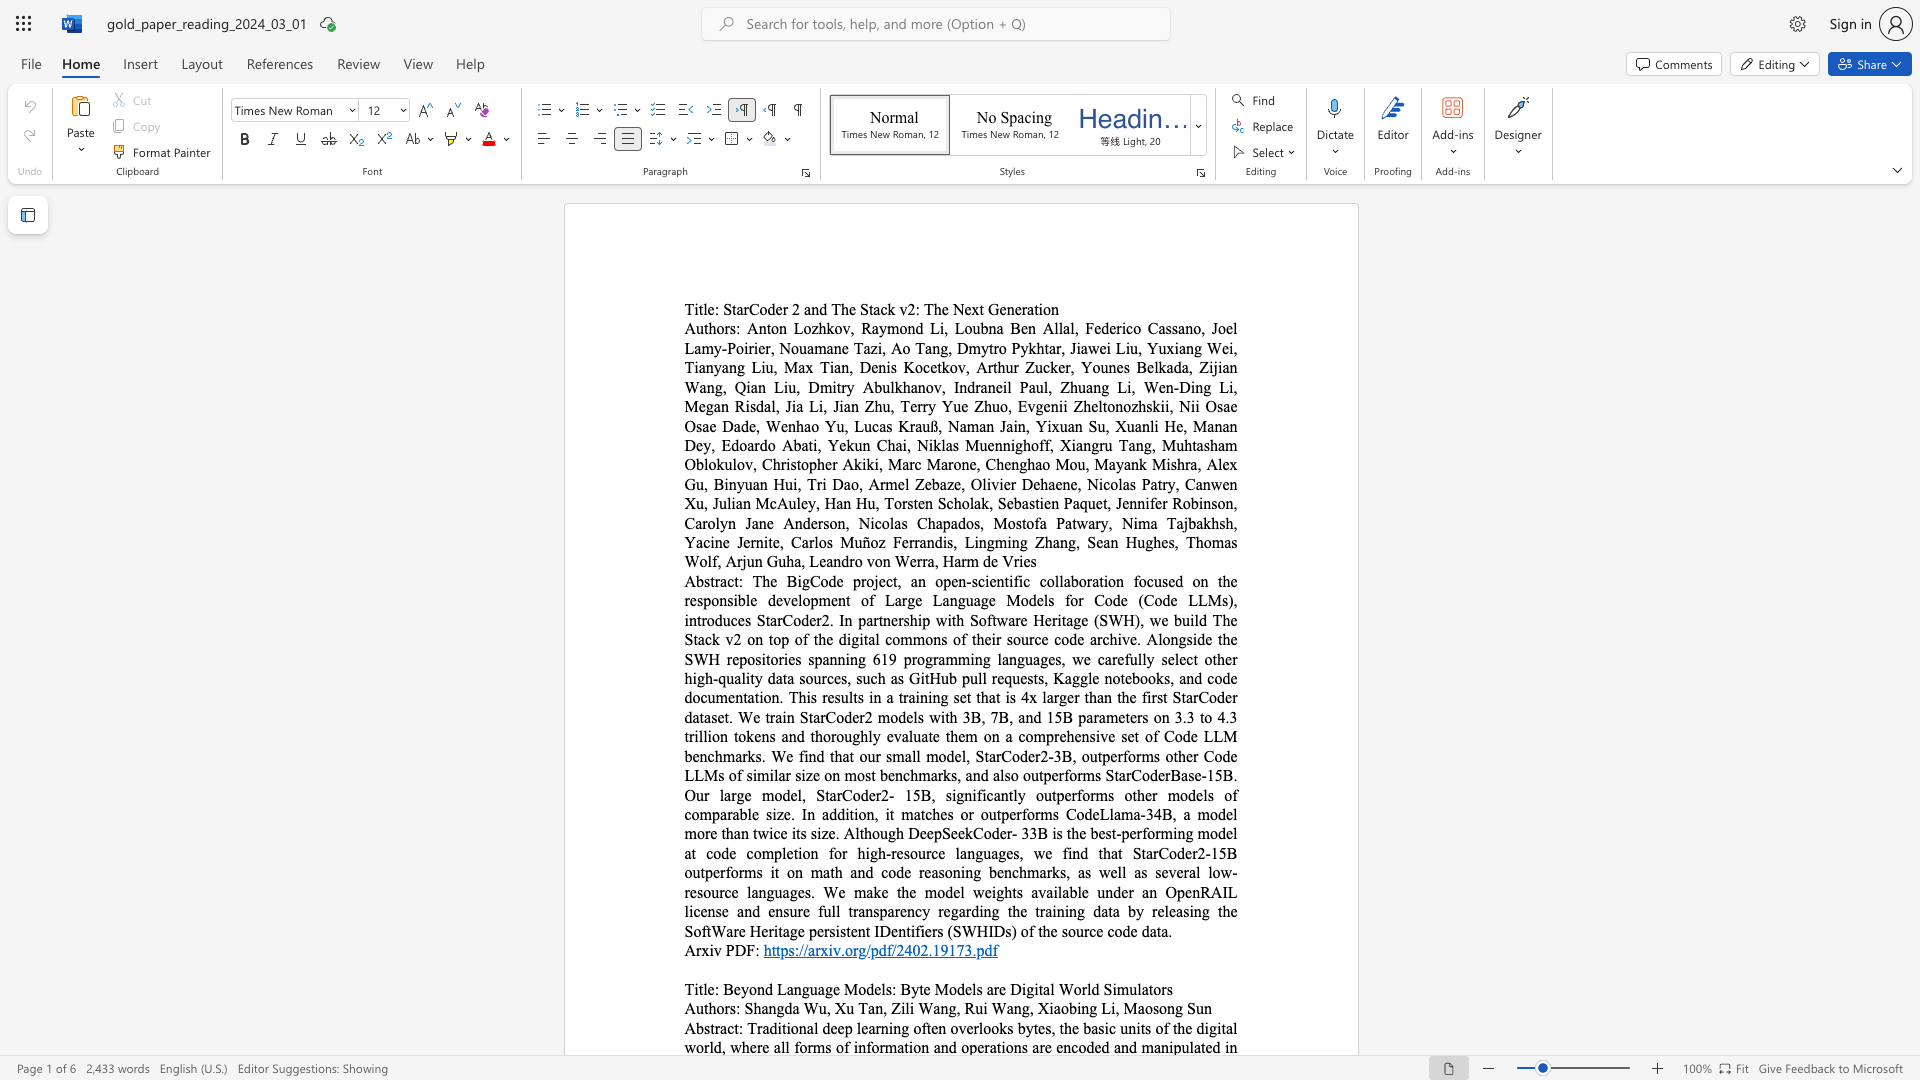 Image resolution: width=1920 pixels, height=1080 pixels. What do you see at coordinates (1137, 1008) in the screenshot?
I see `the subset text "aos" within the text "Maosong Sun"` at bounding box center [1137, 1008].